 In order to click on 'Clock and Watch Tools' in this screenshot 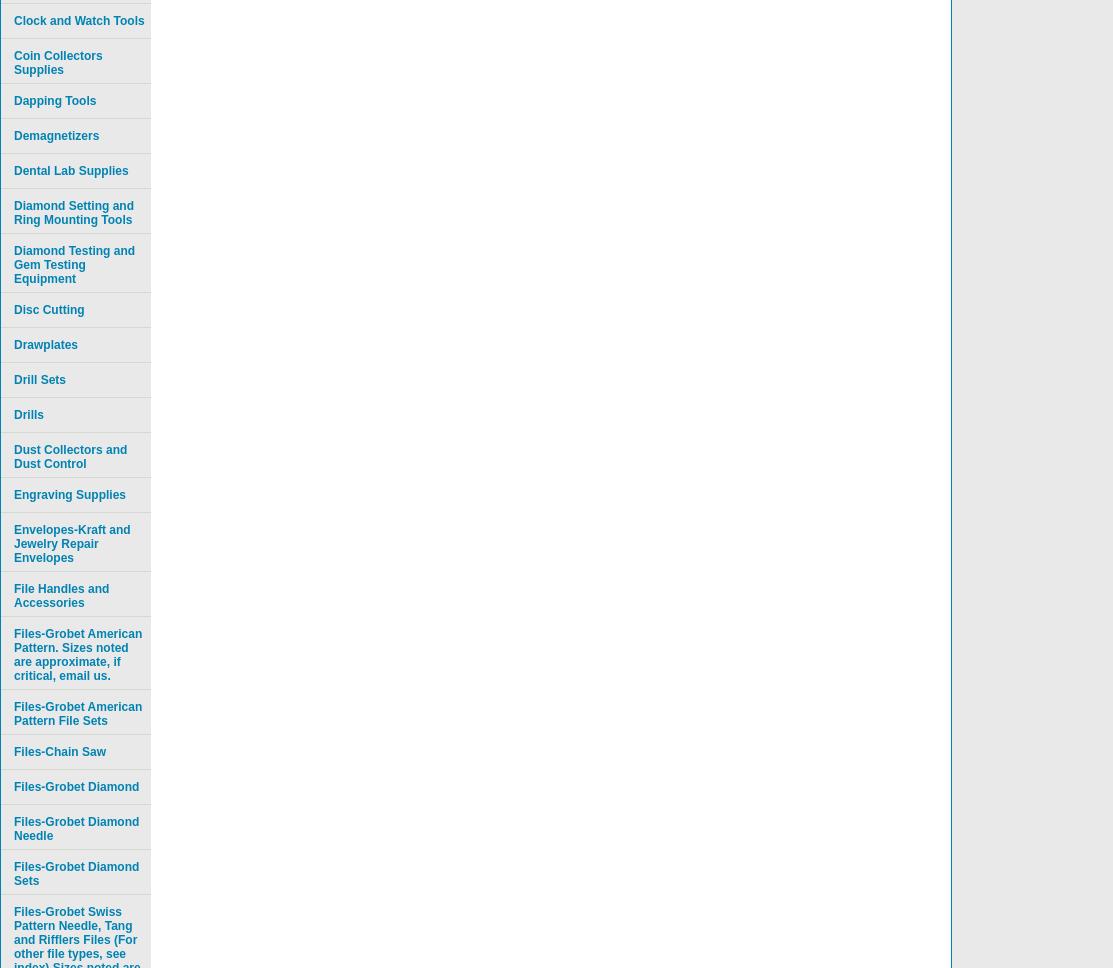, I will do `click(79, 21)`.